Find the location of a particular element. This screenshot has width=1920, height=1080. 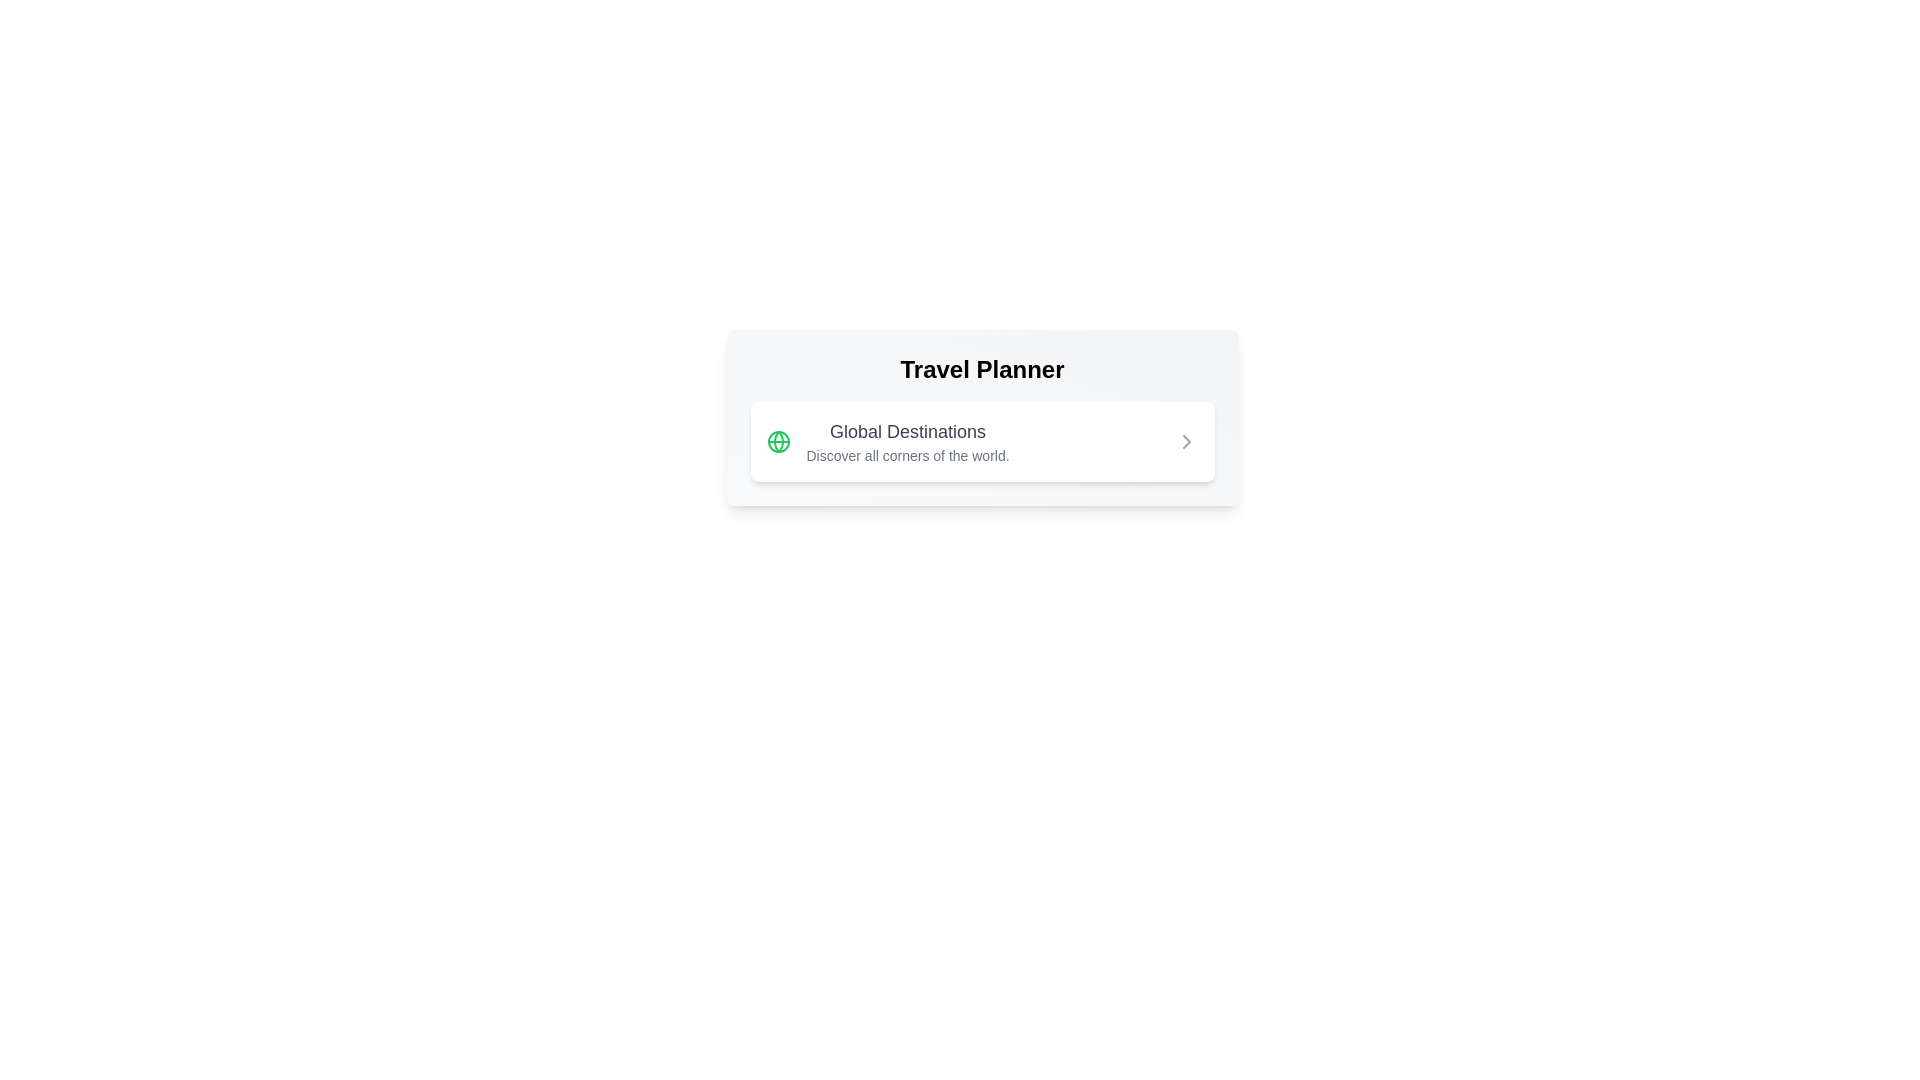

the prominent Text label serving as a title in the travel planner feature is located at coordinates (982, 370).